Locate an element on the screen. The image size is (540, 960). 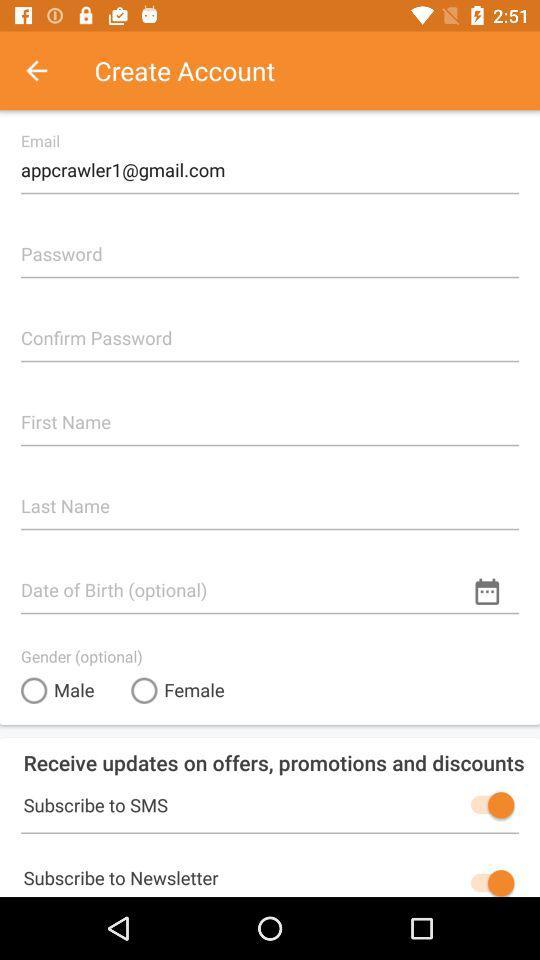
type the last name is located at coordinates (270, 497).